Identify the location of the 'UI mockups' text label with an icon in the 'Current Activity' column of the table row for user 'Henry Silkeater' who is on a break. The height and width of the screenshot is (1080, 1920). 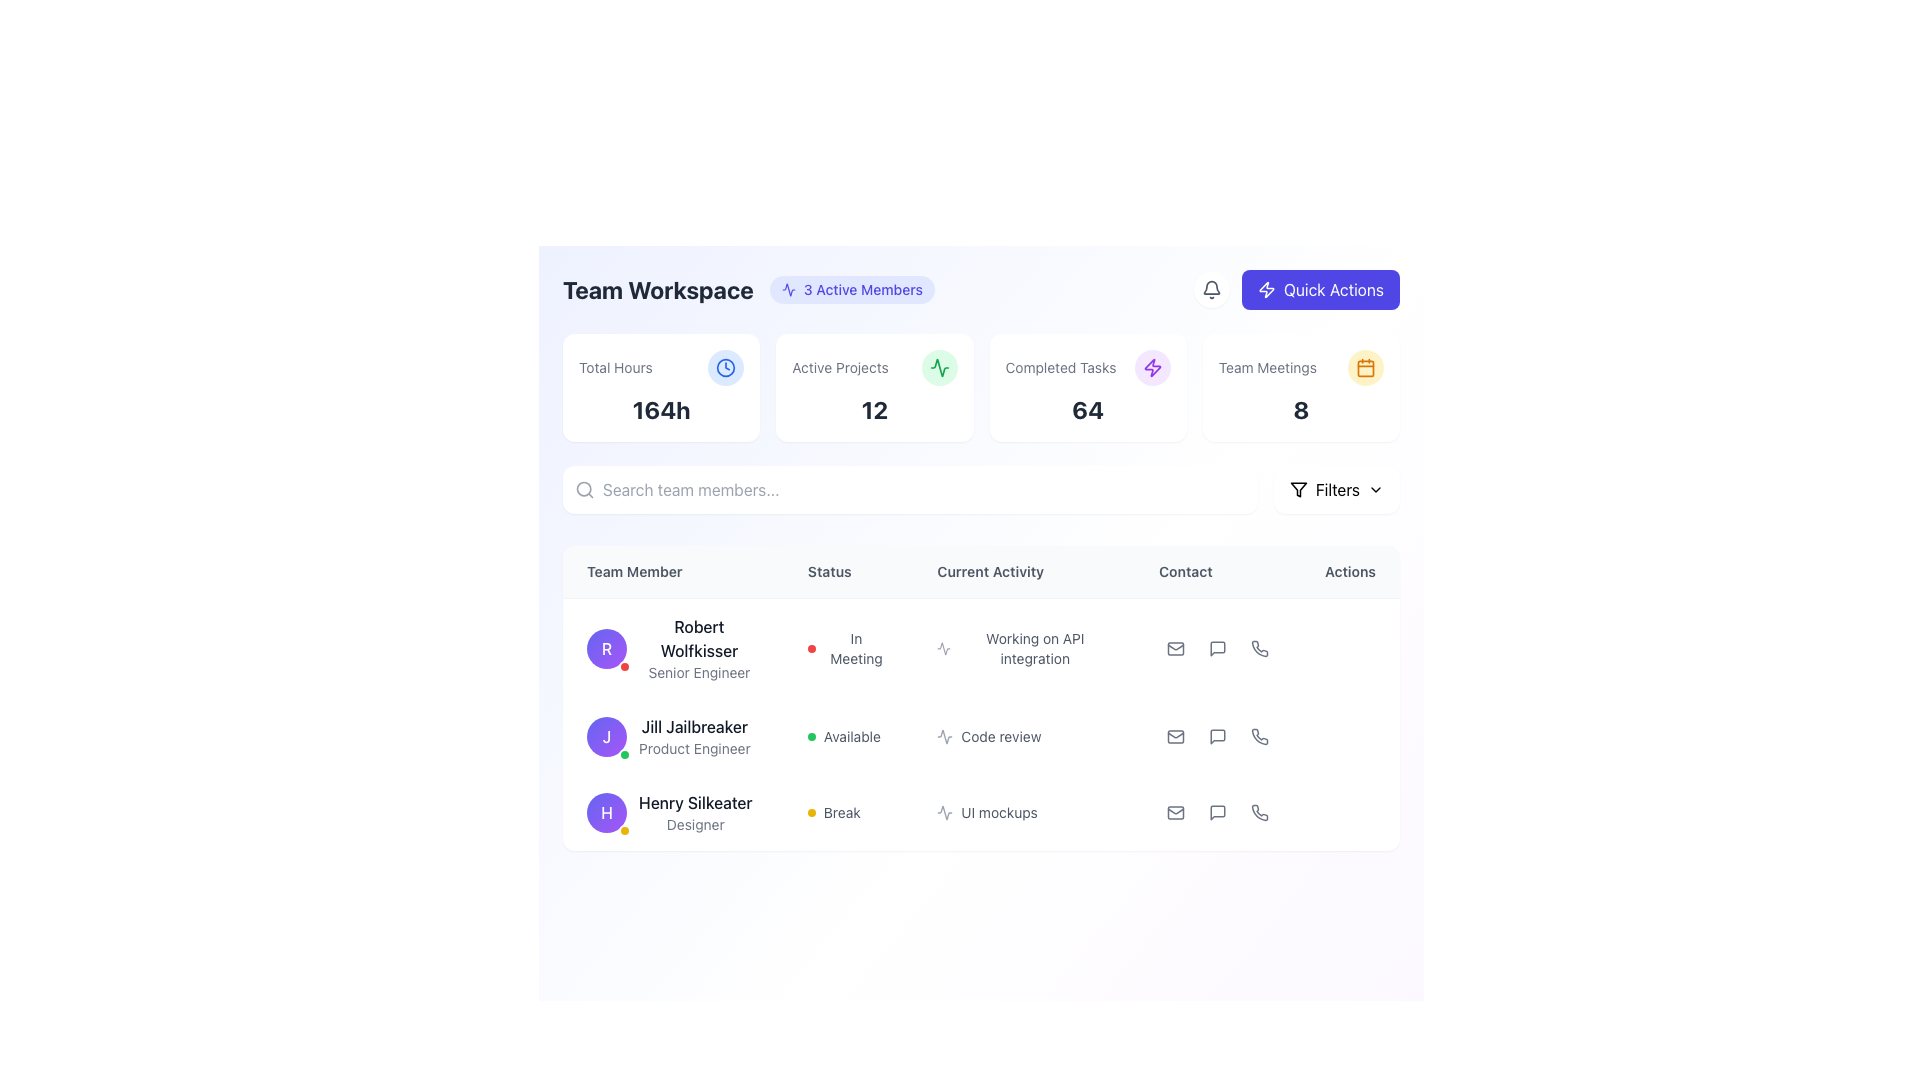
(1024, 813).